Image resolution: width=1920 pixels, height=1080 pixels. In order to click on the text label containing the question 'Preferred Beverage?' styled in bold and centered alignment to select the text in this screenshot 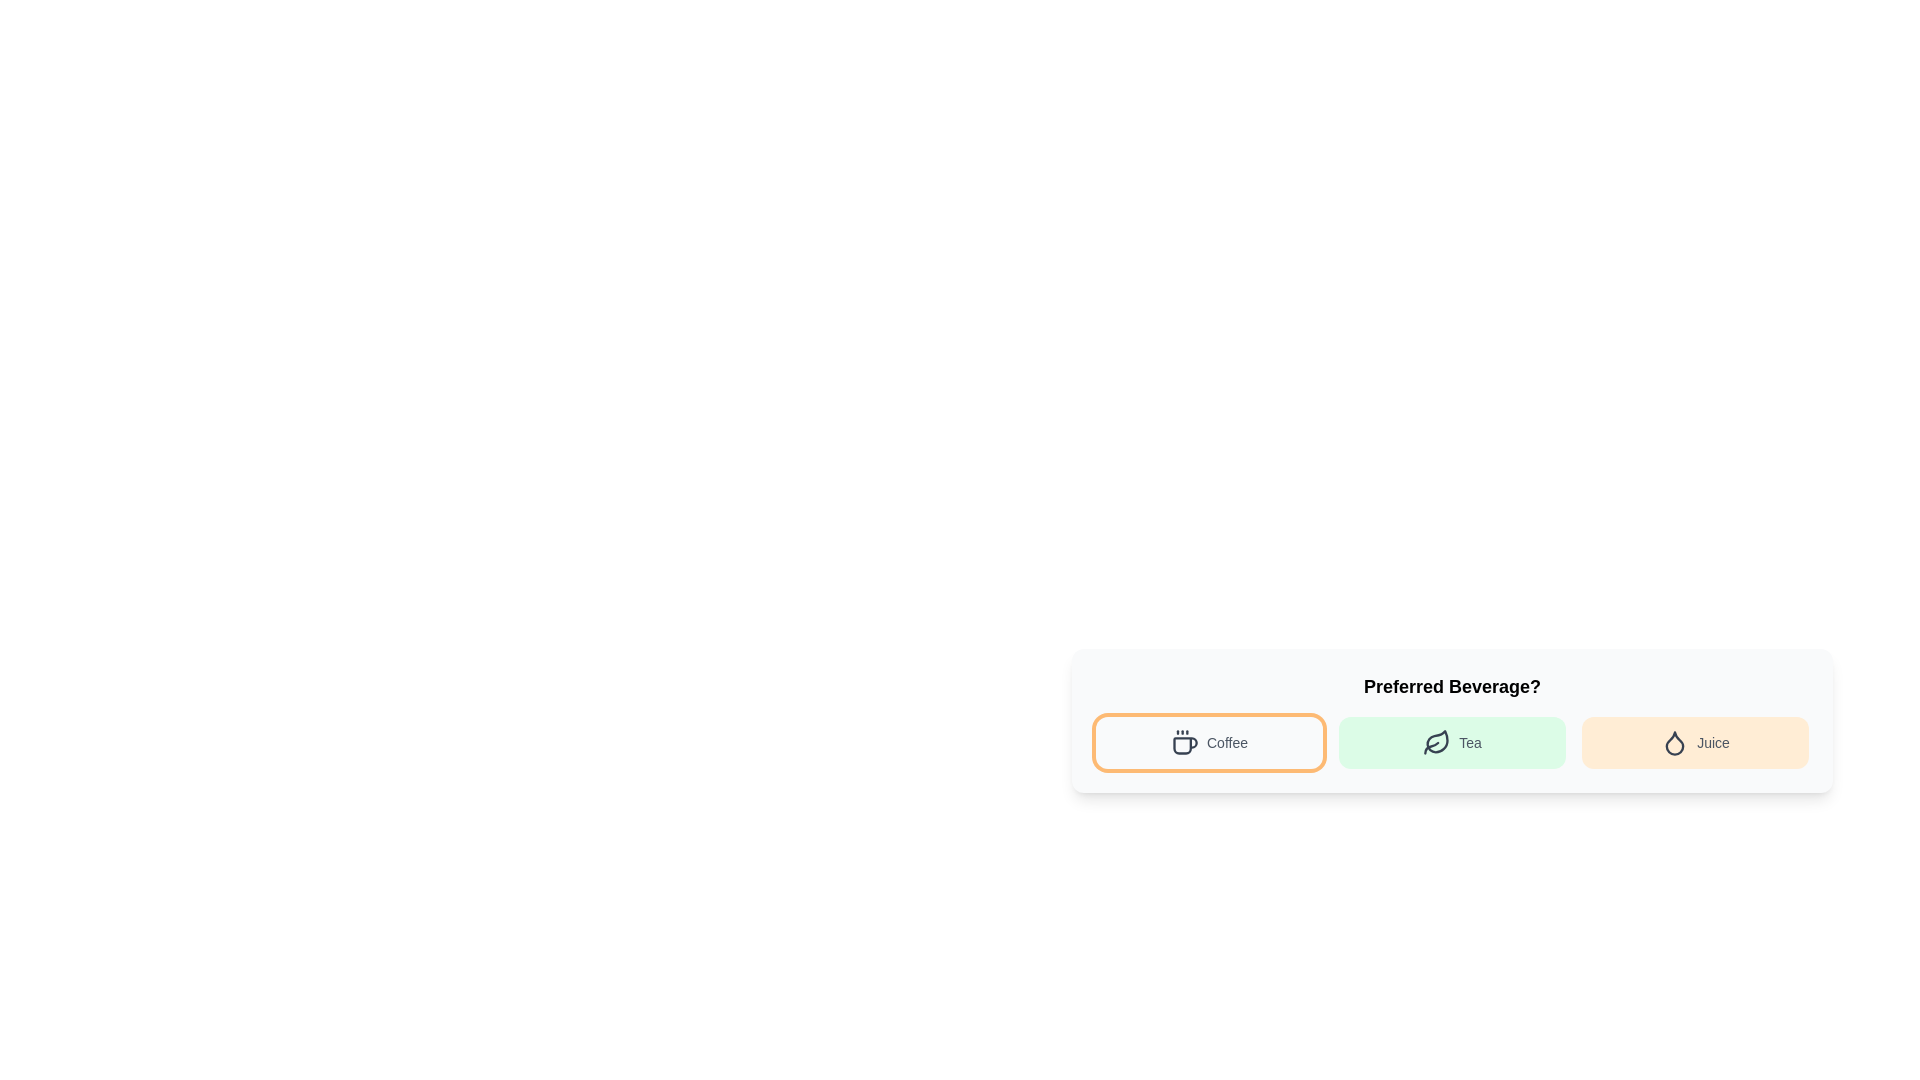, I will do `click(1452, 685)`.